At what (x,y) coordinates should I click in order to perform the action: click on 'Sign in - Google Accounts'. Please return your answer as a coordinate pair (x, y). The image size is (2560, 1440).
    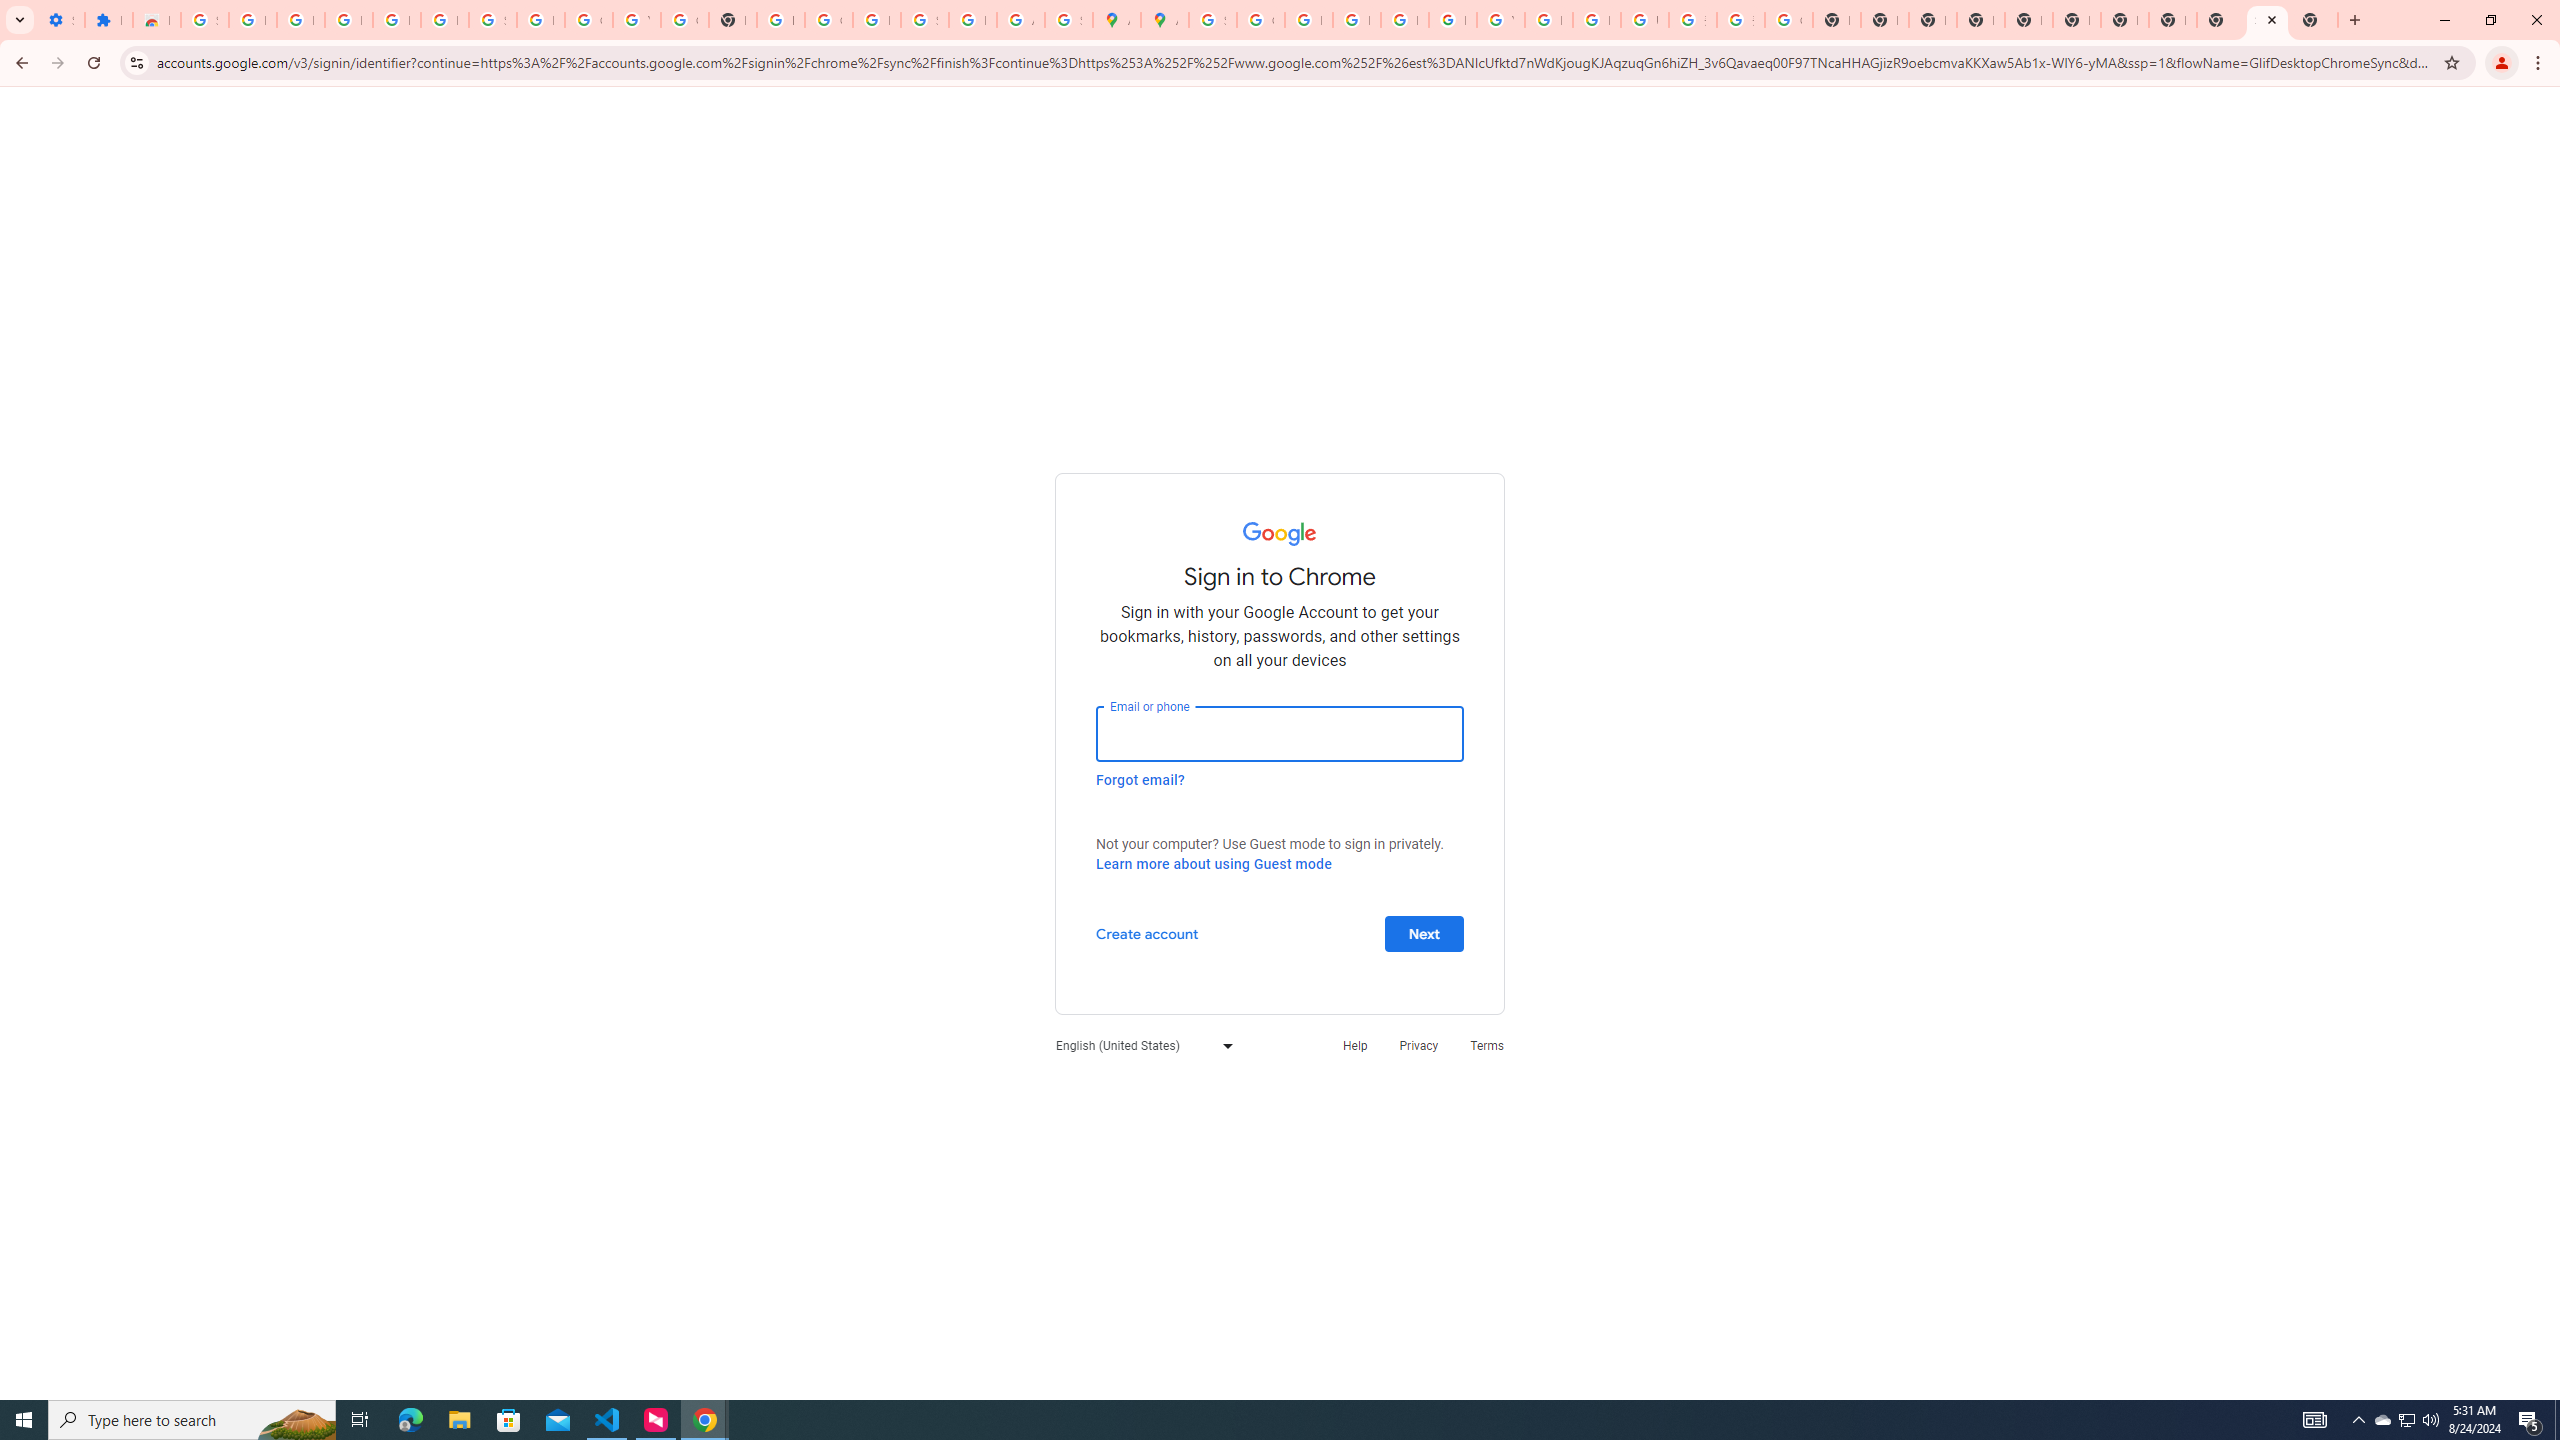
    Looking at the image, I should click on (203, 19).